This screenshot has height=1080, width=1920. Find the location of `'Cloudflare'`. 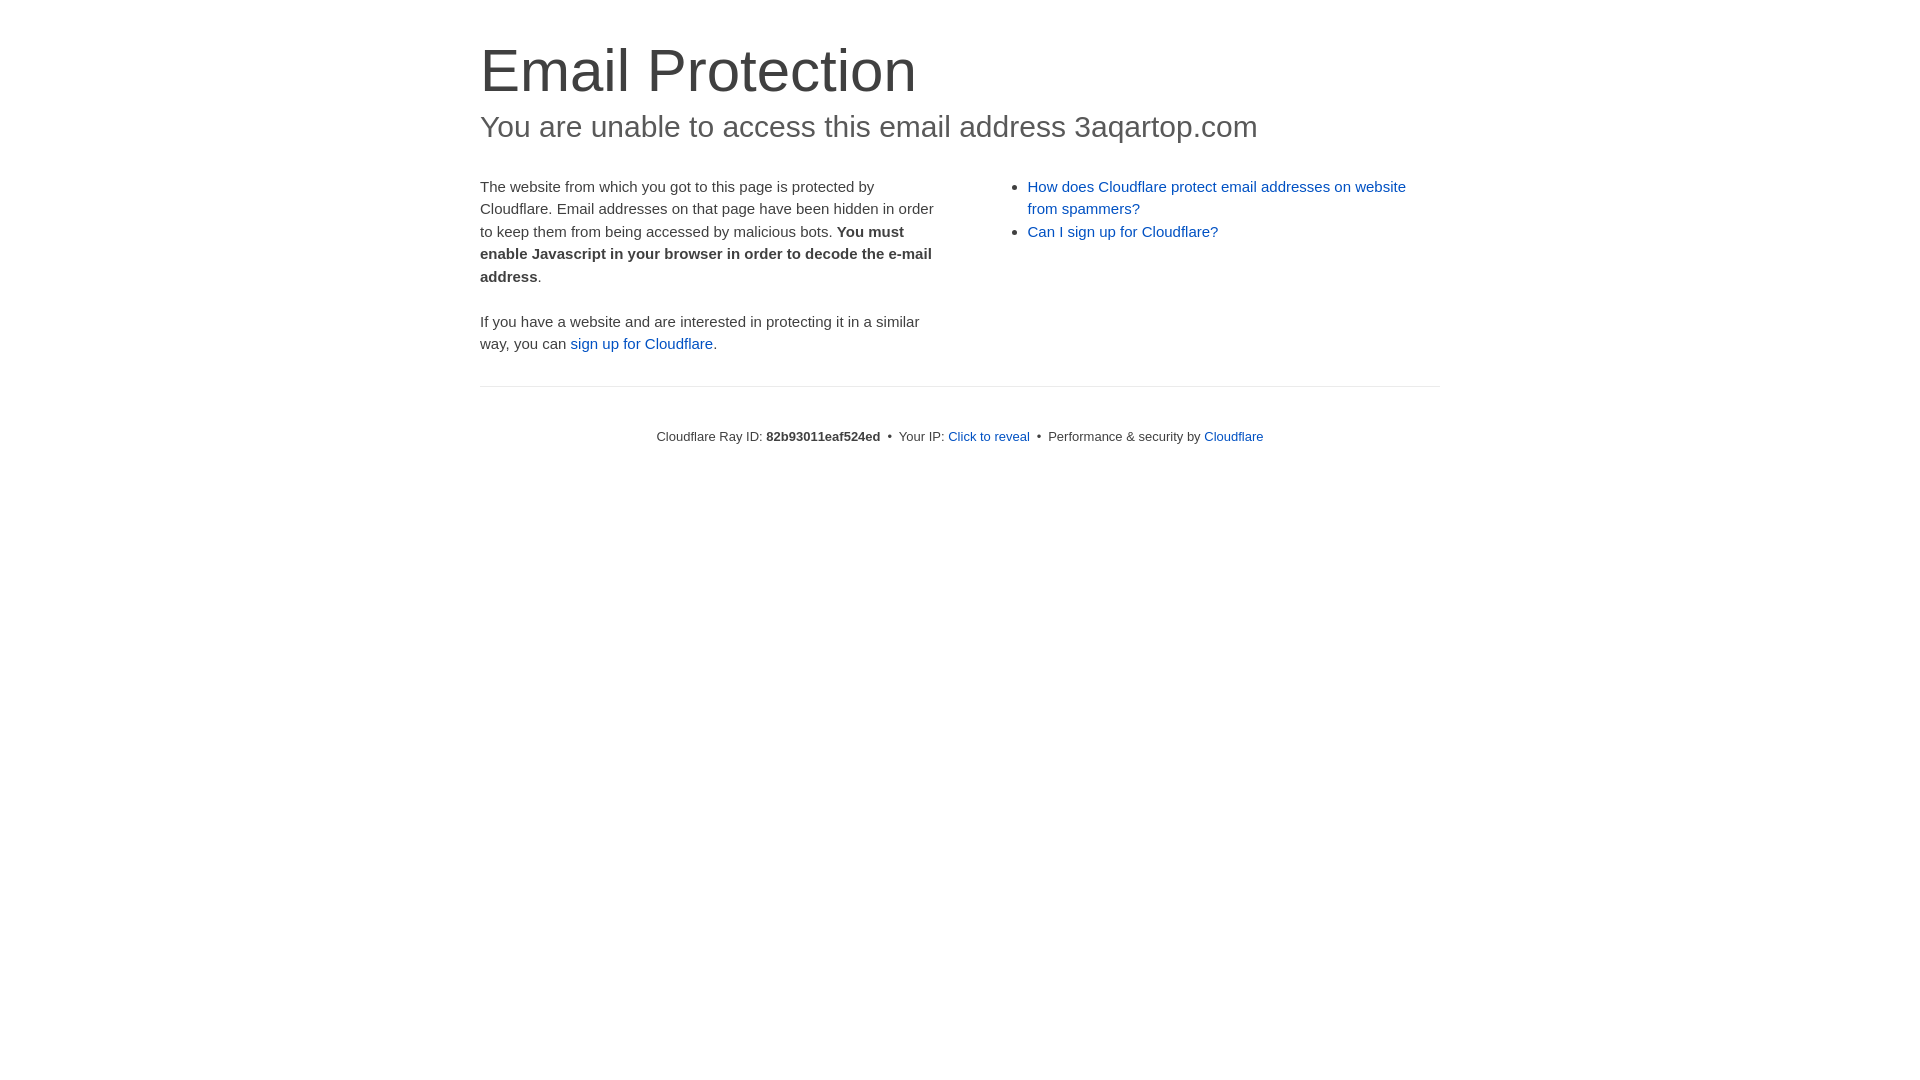

'Cloudflare' is located at coordinates (1232, 435).